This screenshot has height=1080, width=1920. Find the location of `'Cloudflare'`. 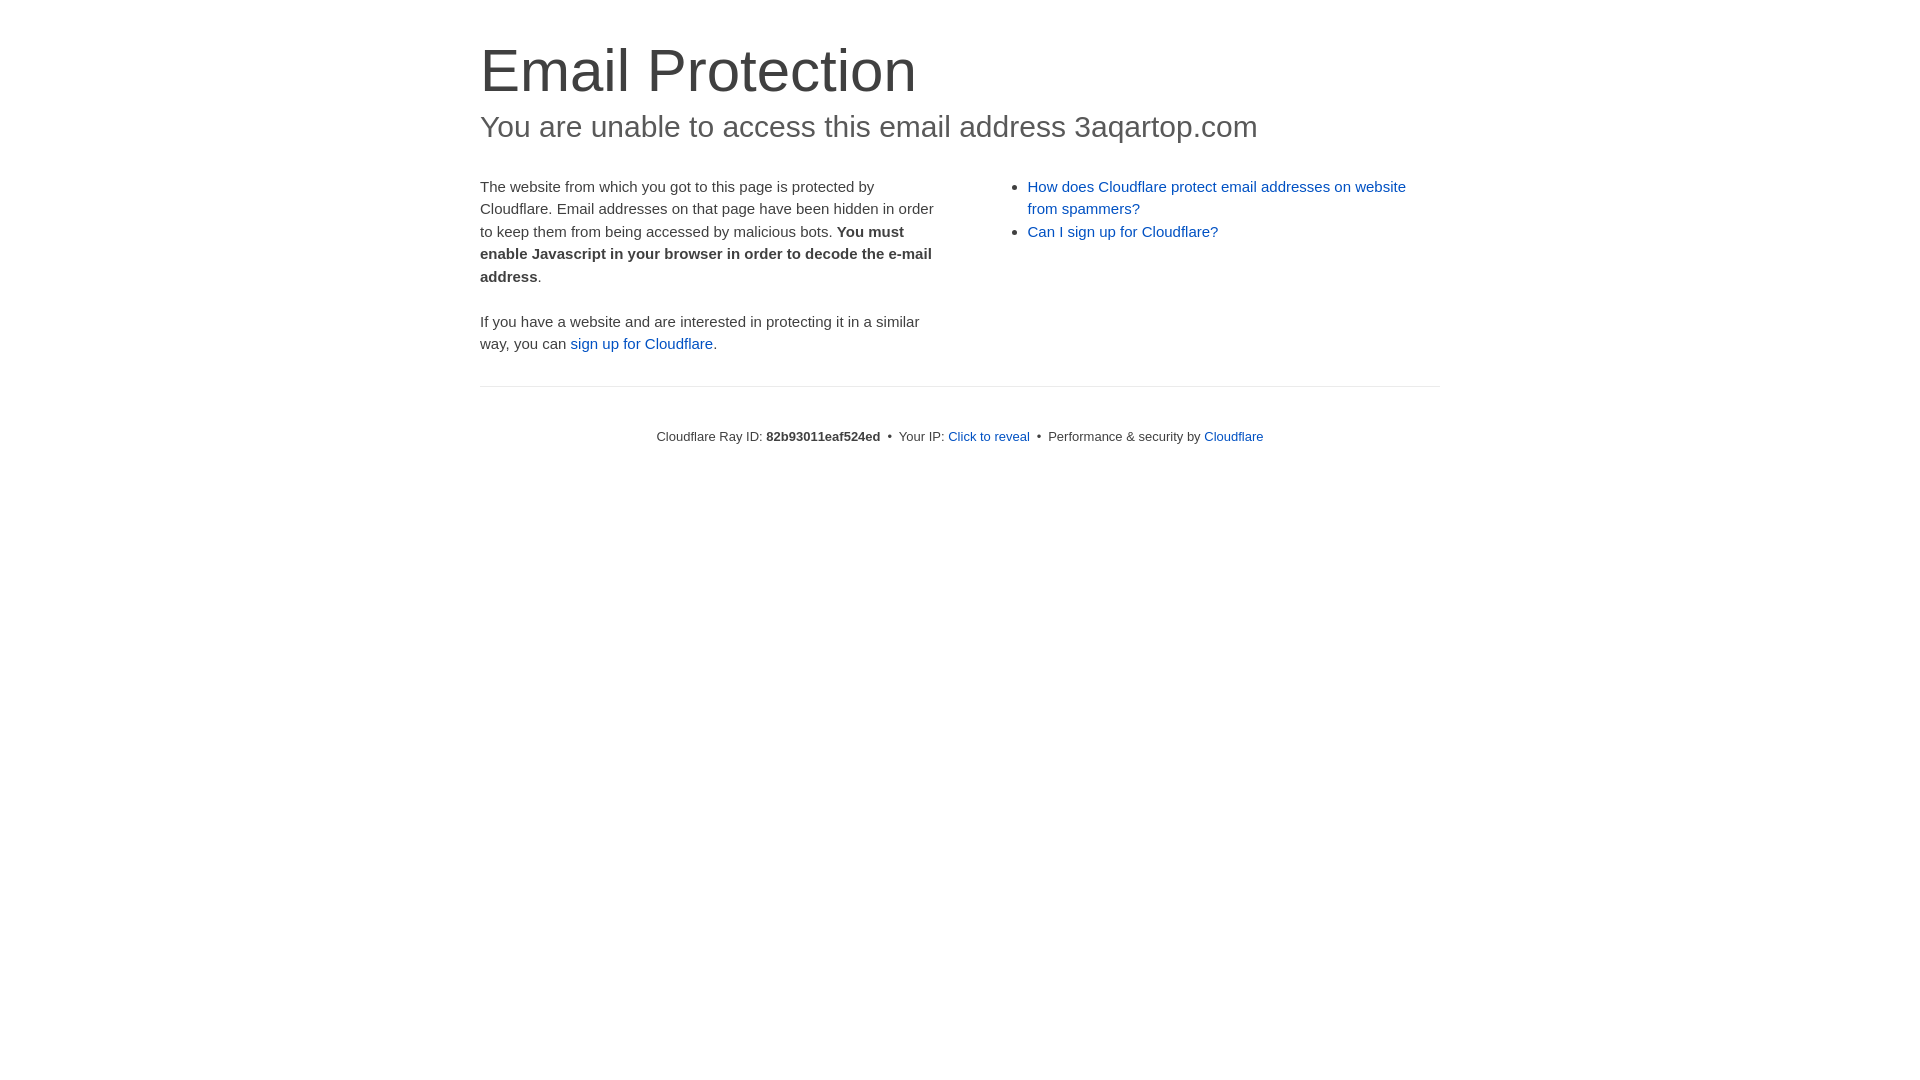

'Cloudflare' is located at coordinates (1232, 435).